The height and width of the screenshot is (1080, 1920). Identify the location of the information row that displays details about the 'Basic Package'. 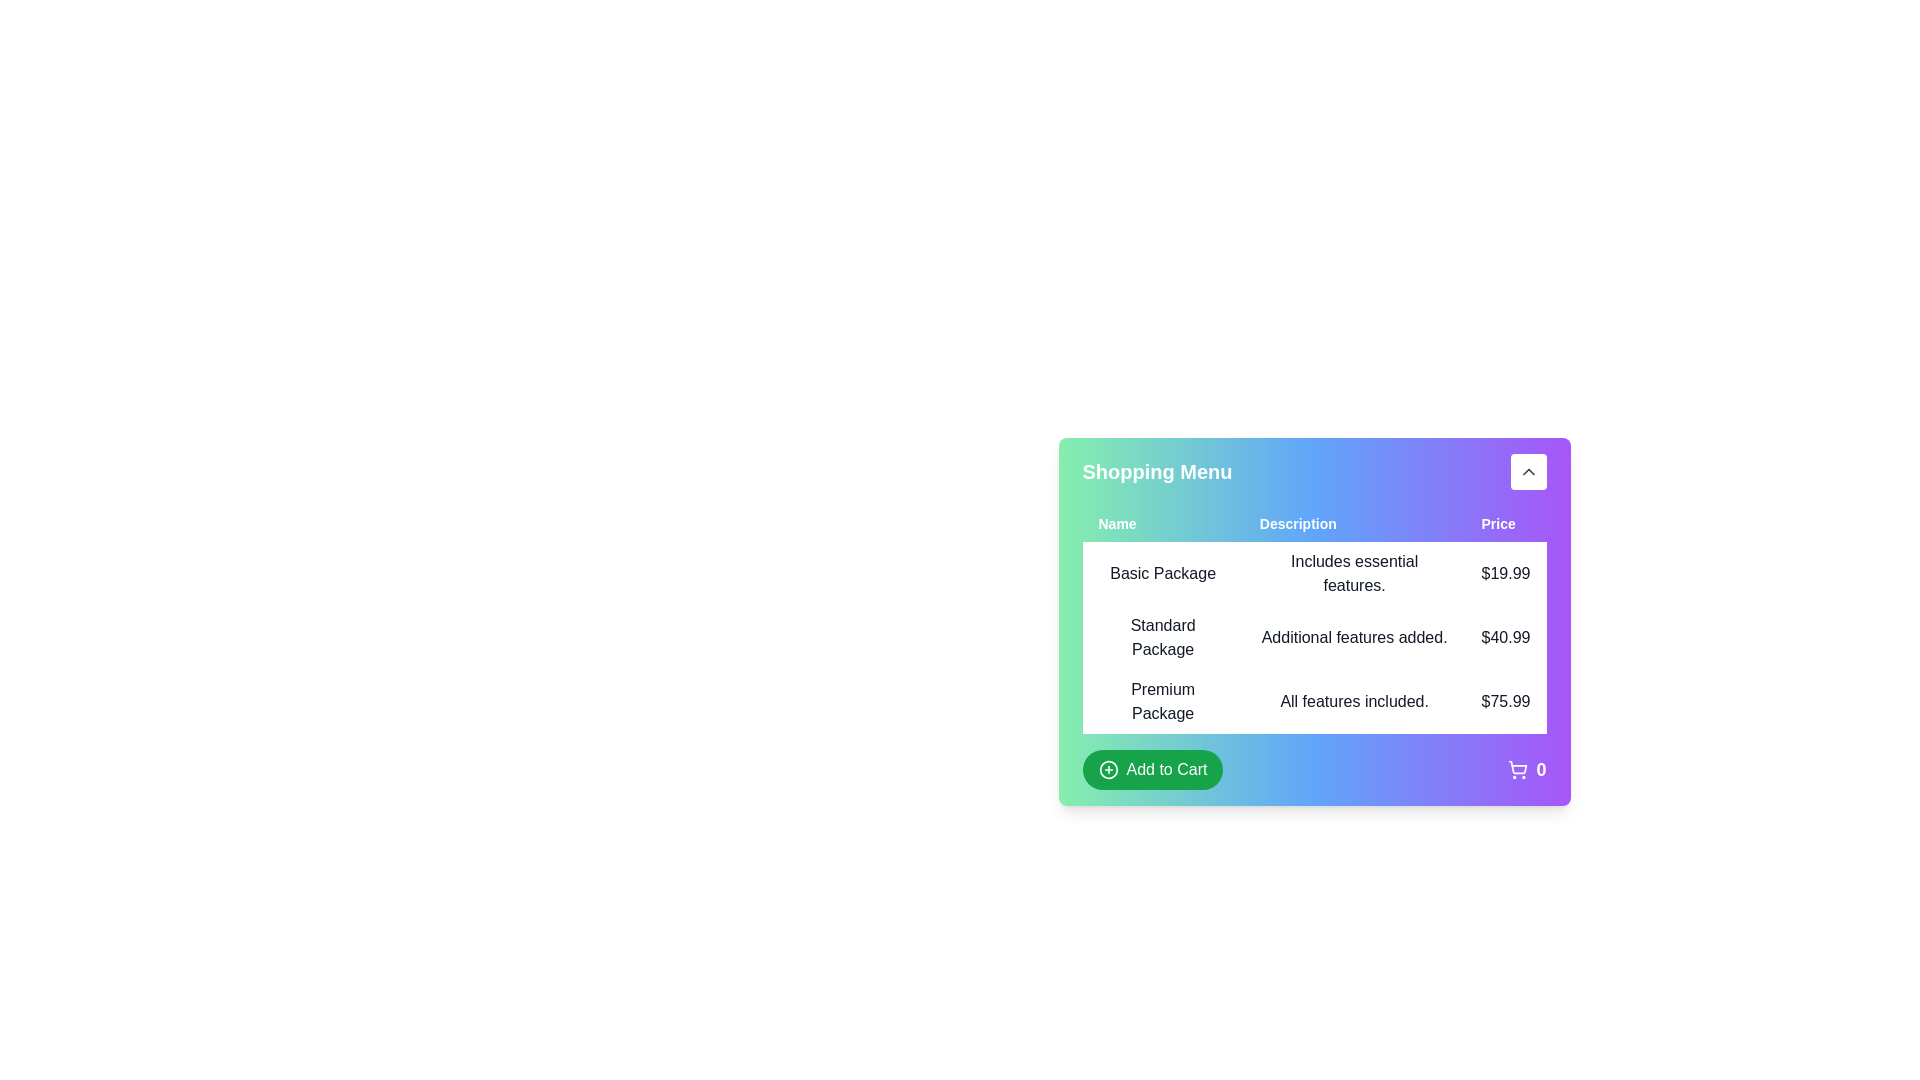
(1314, 574).